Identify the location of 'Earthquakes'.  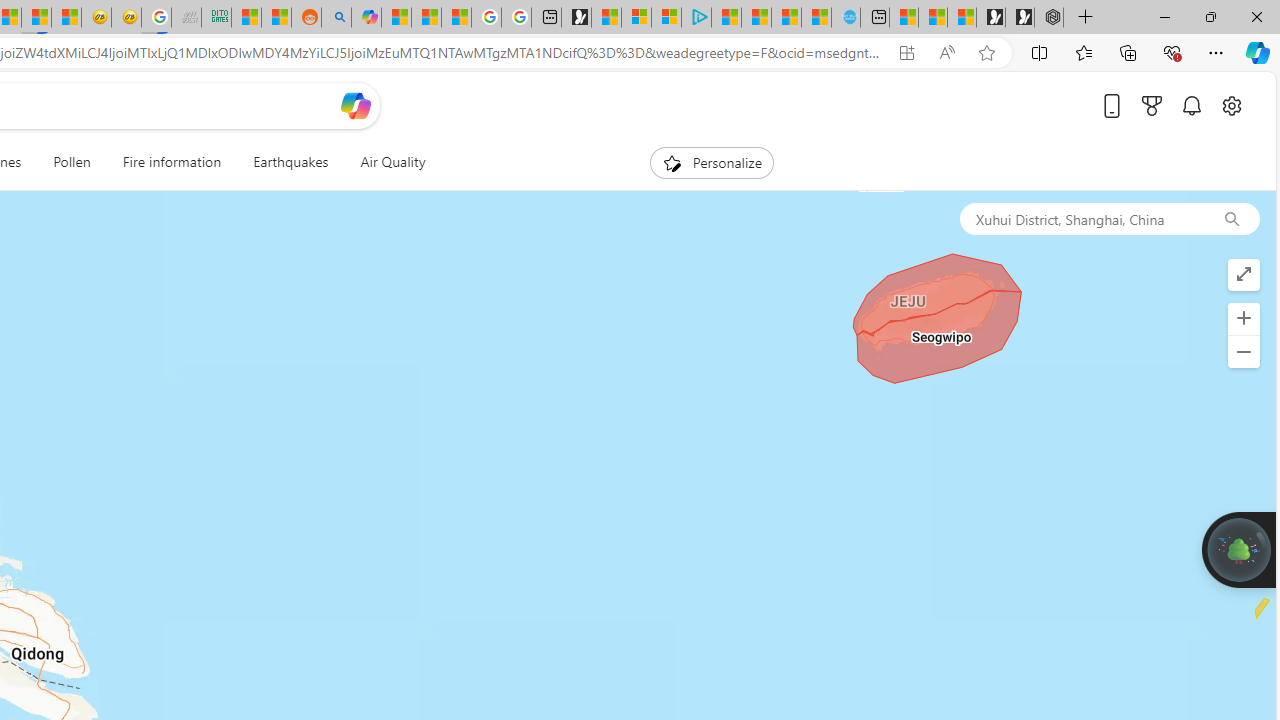
(290, 162).